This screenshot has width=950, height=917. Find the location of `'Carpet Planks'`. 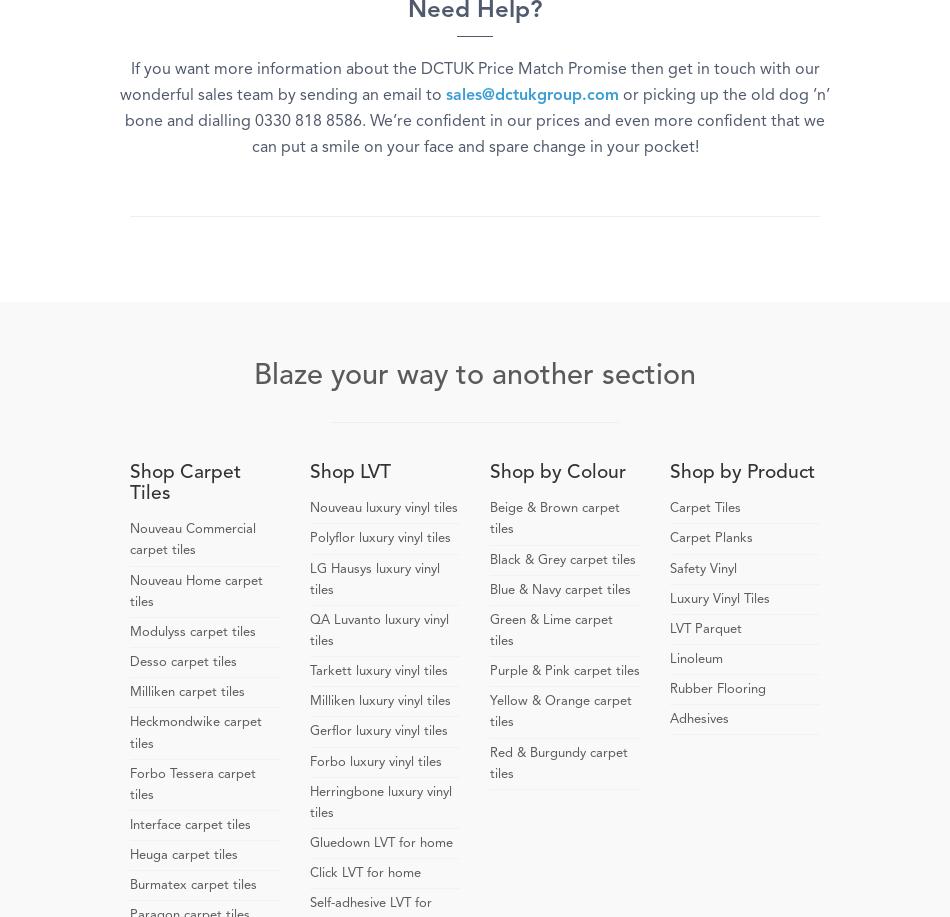

'Carpet Planks' is located at coordinates (711, 538).